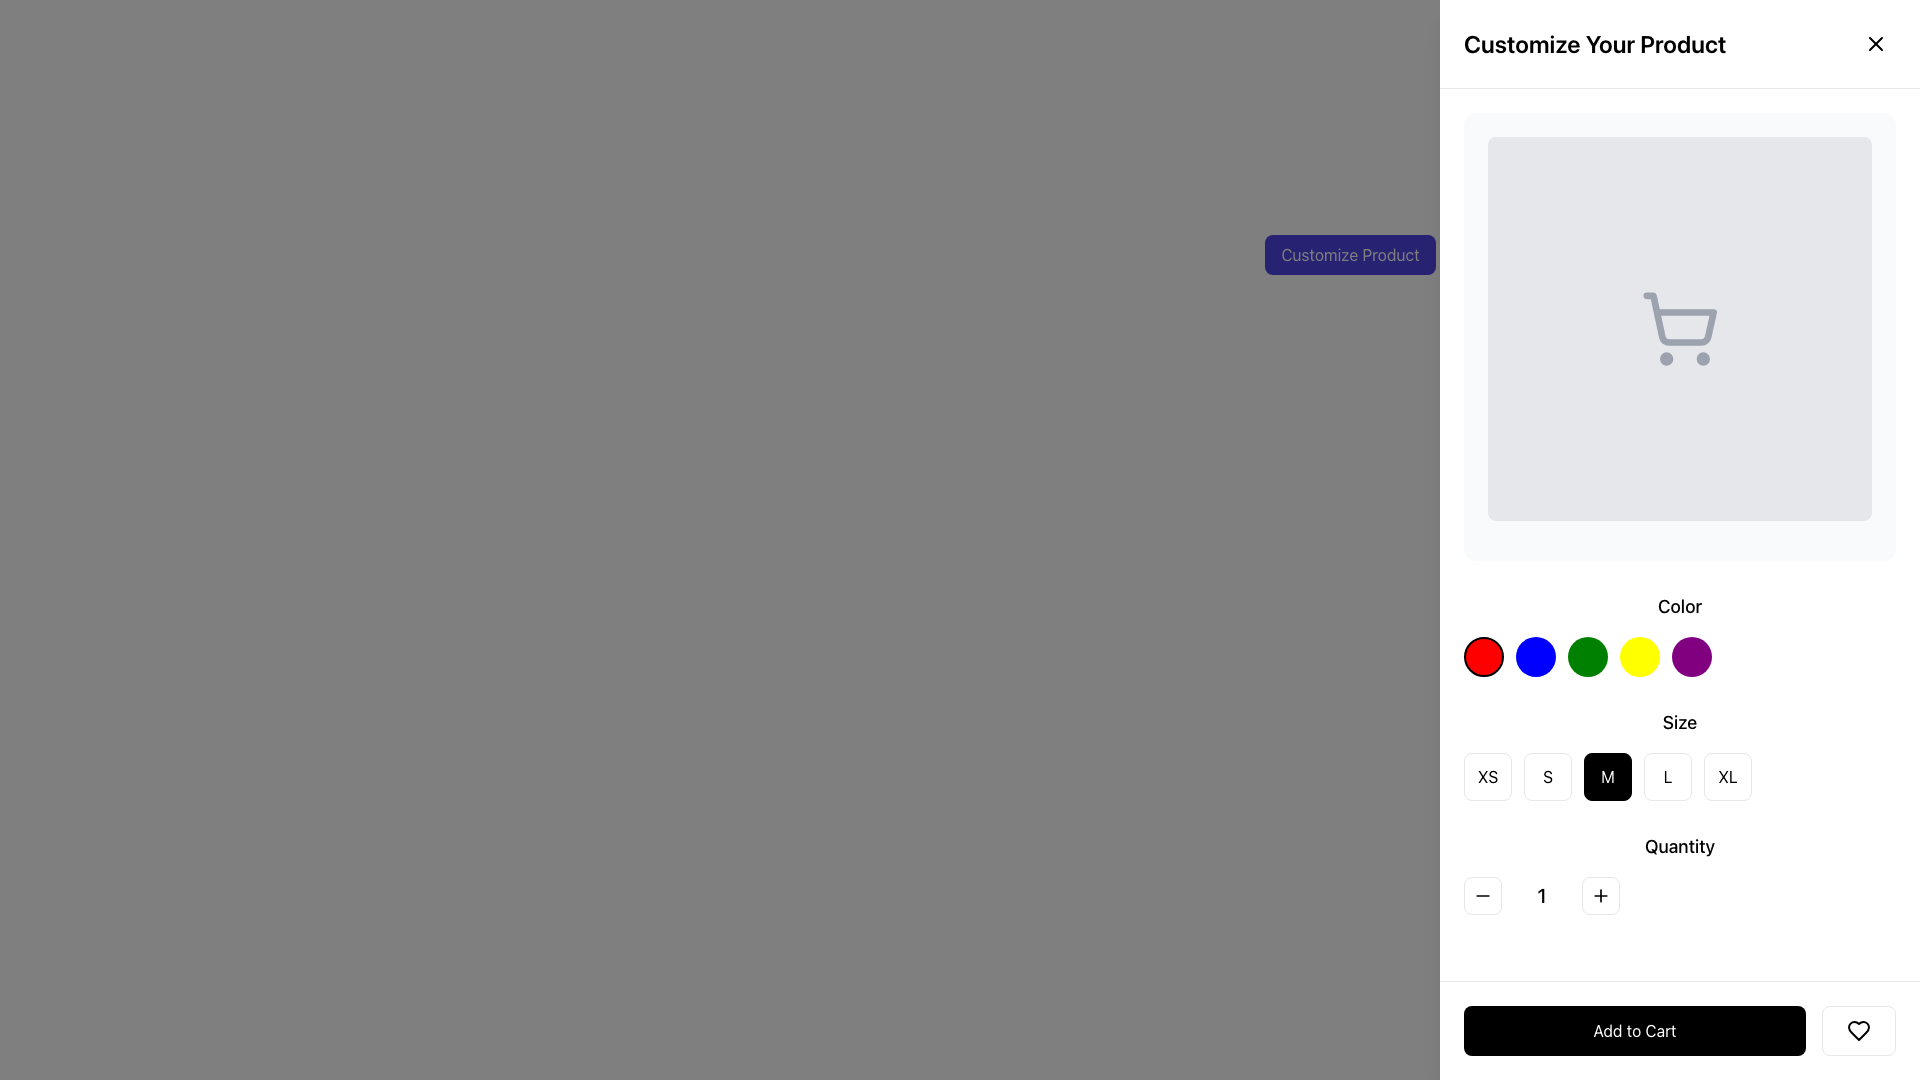 This screenshot has width=1920, height=1080. I want to click on the circular button with an 'X' icon located at the top-right corner of the 'Customize Your Product' modal, so click(1875, 43).